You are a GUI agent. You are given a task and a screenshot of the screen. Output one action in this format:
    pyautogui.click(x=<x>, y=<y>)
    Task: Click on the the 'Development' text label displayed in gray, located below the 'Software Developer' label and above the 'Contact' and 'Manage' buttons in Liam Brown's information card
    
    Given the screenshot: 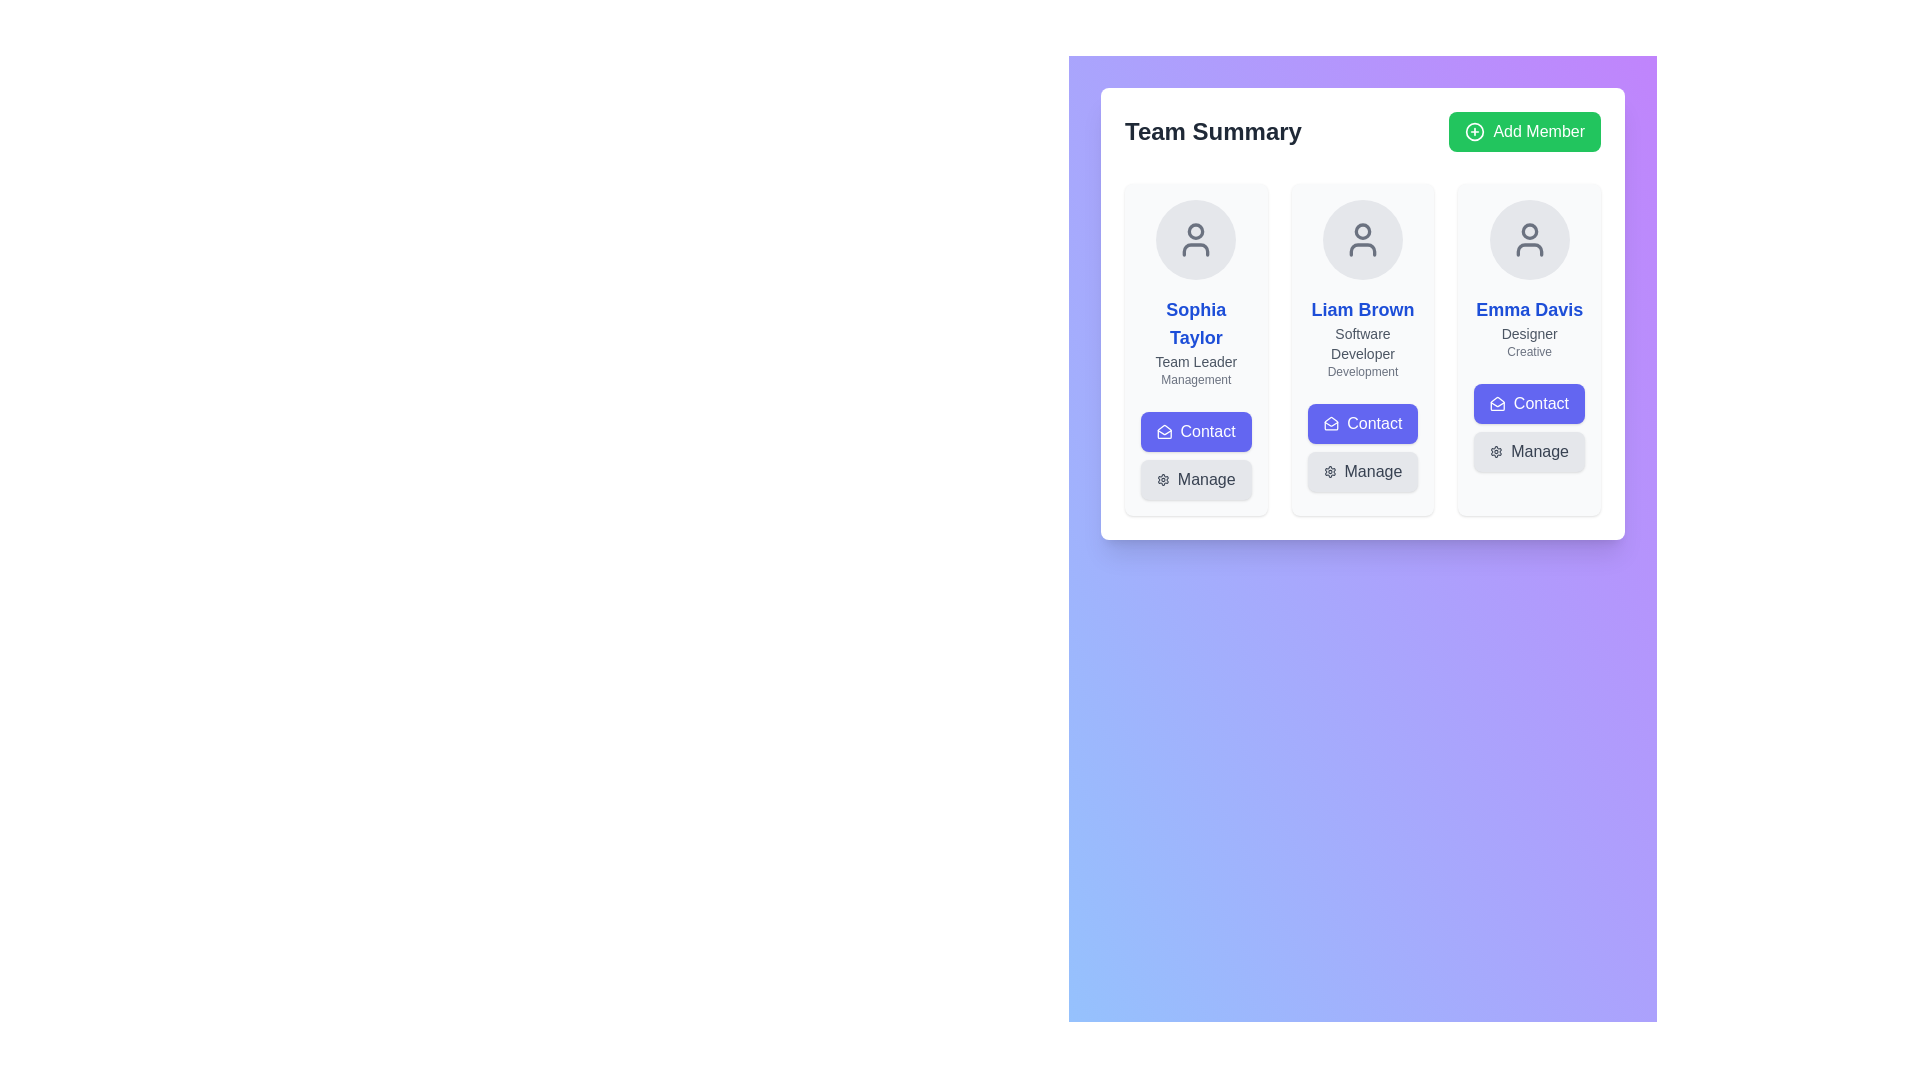 What is the action you would take?
    pyautogui.click(x=1362, y=371)
    